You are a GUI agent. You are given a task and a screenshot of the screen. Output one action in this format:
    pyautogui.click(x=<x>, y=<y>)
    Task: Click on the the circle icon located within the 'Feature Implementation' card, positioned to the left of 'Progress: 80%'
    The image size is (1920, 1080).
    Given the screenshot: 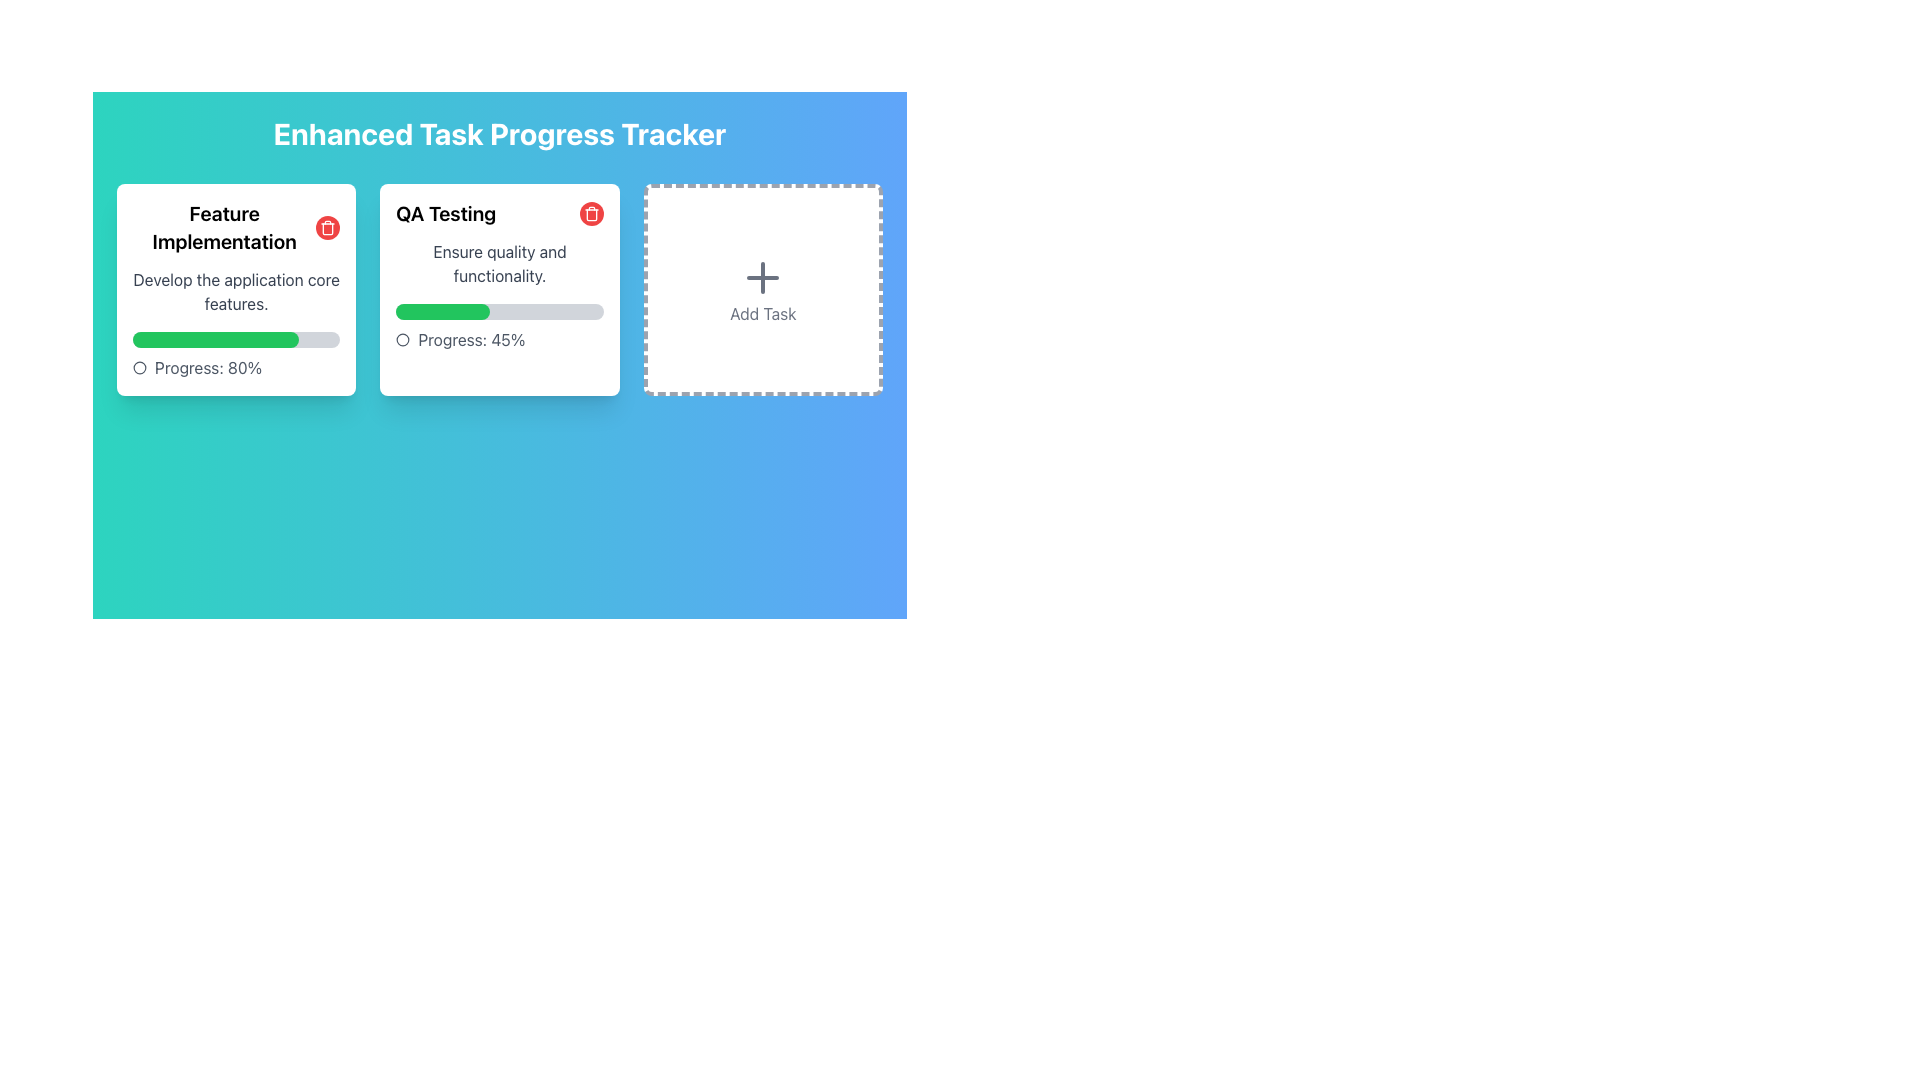 What is the action you would take?
    pyautogui.click(x=138, y=367)
    